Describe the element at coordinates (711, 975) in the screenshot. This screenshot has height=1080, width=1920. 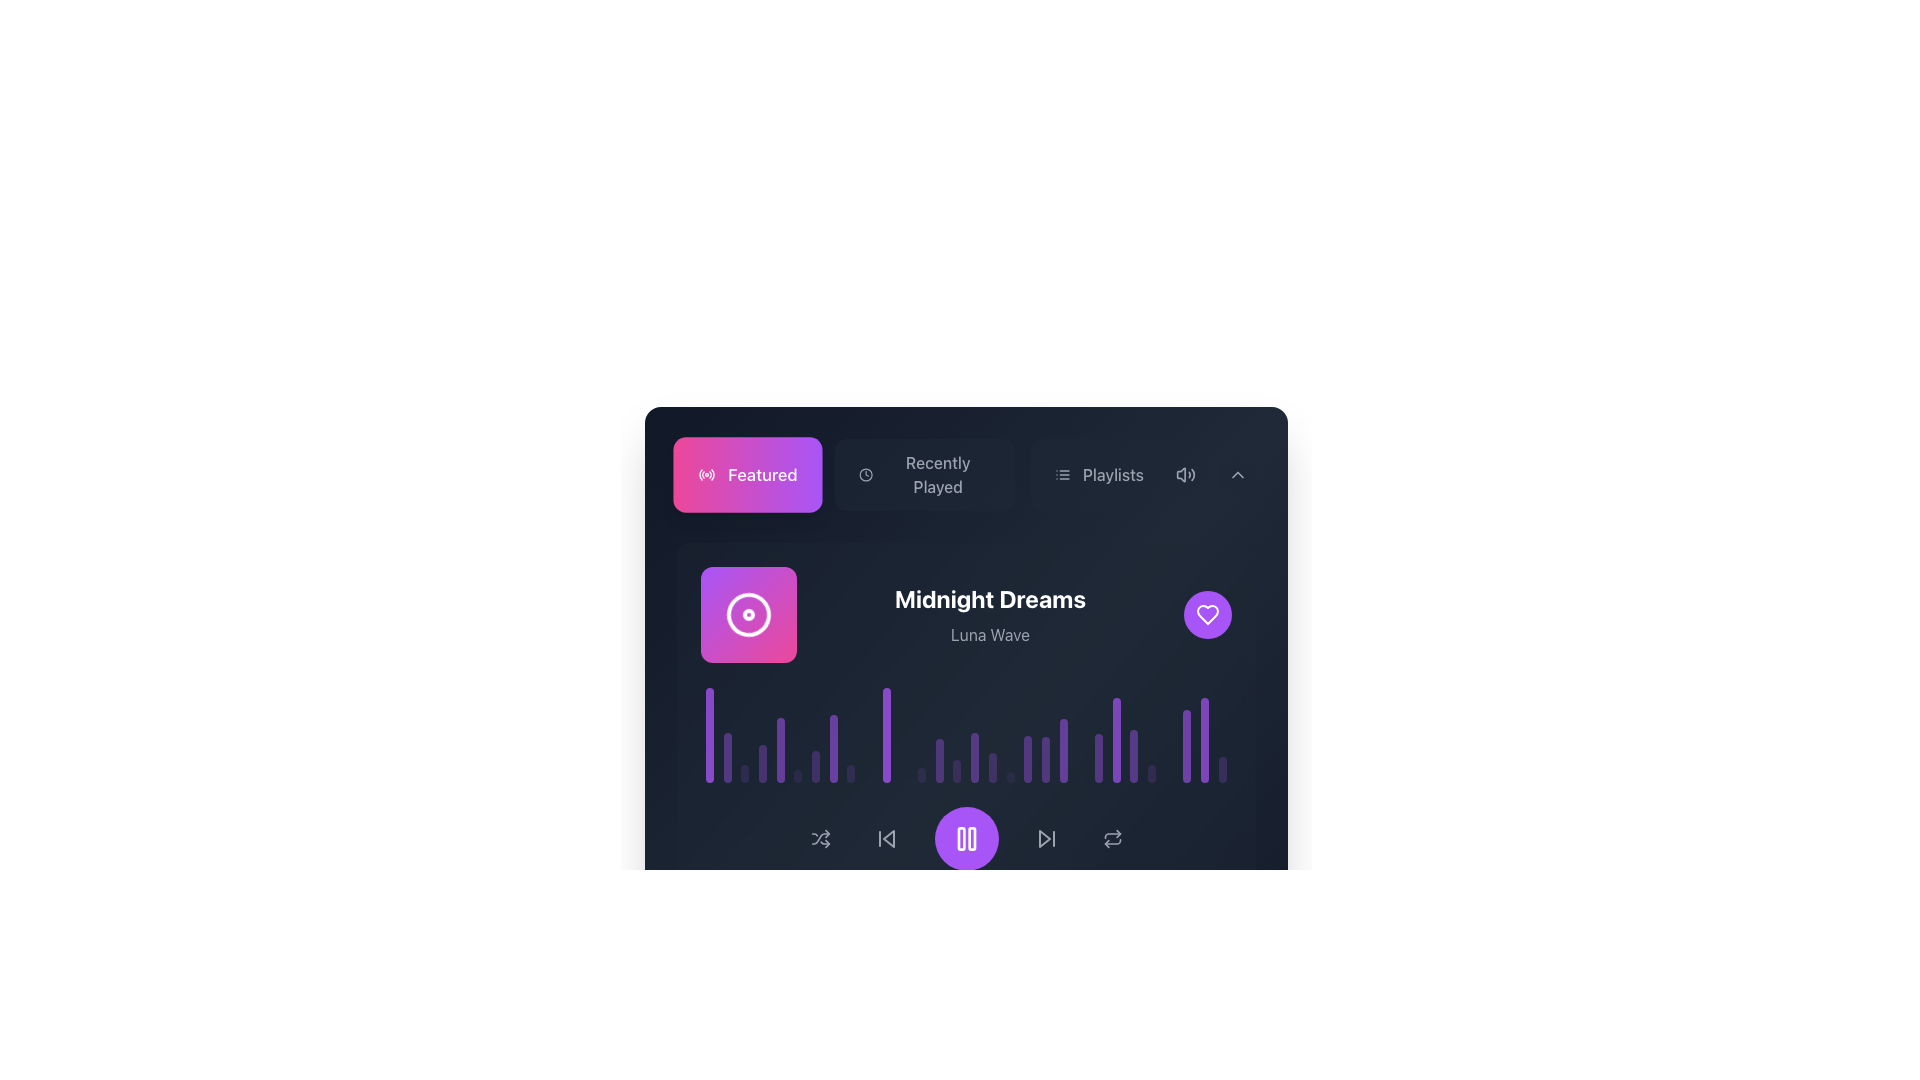
I see `the music-related button located at the bottom left of the song information section, adjacent to 'Midnight Dreams' and 'Luna Wave'` at that location.